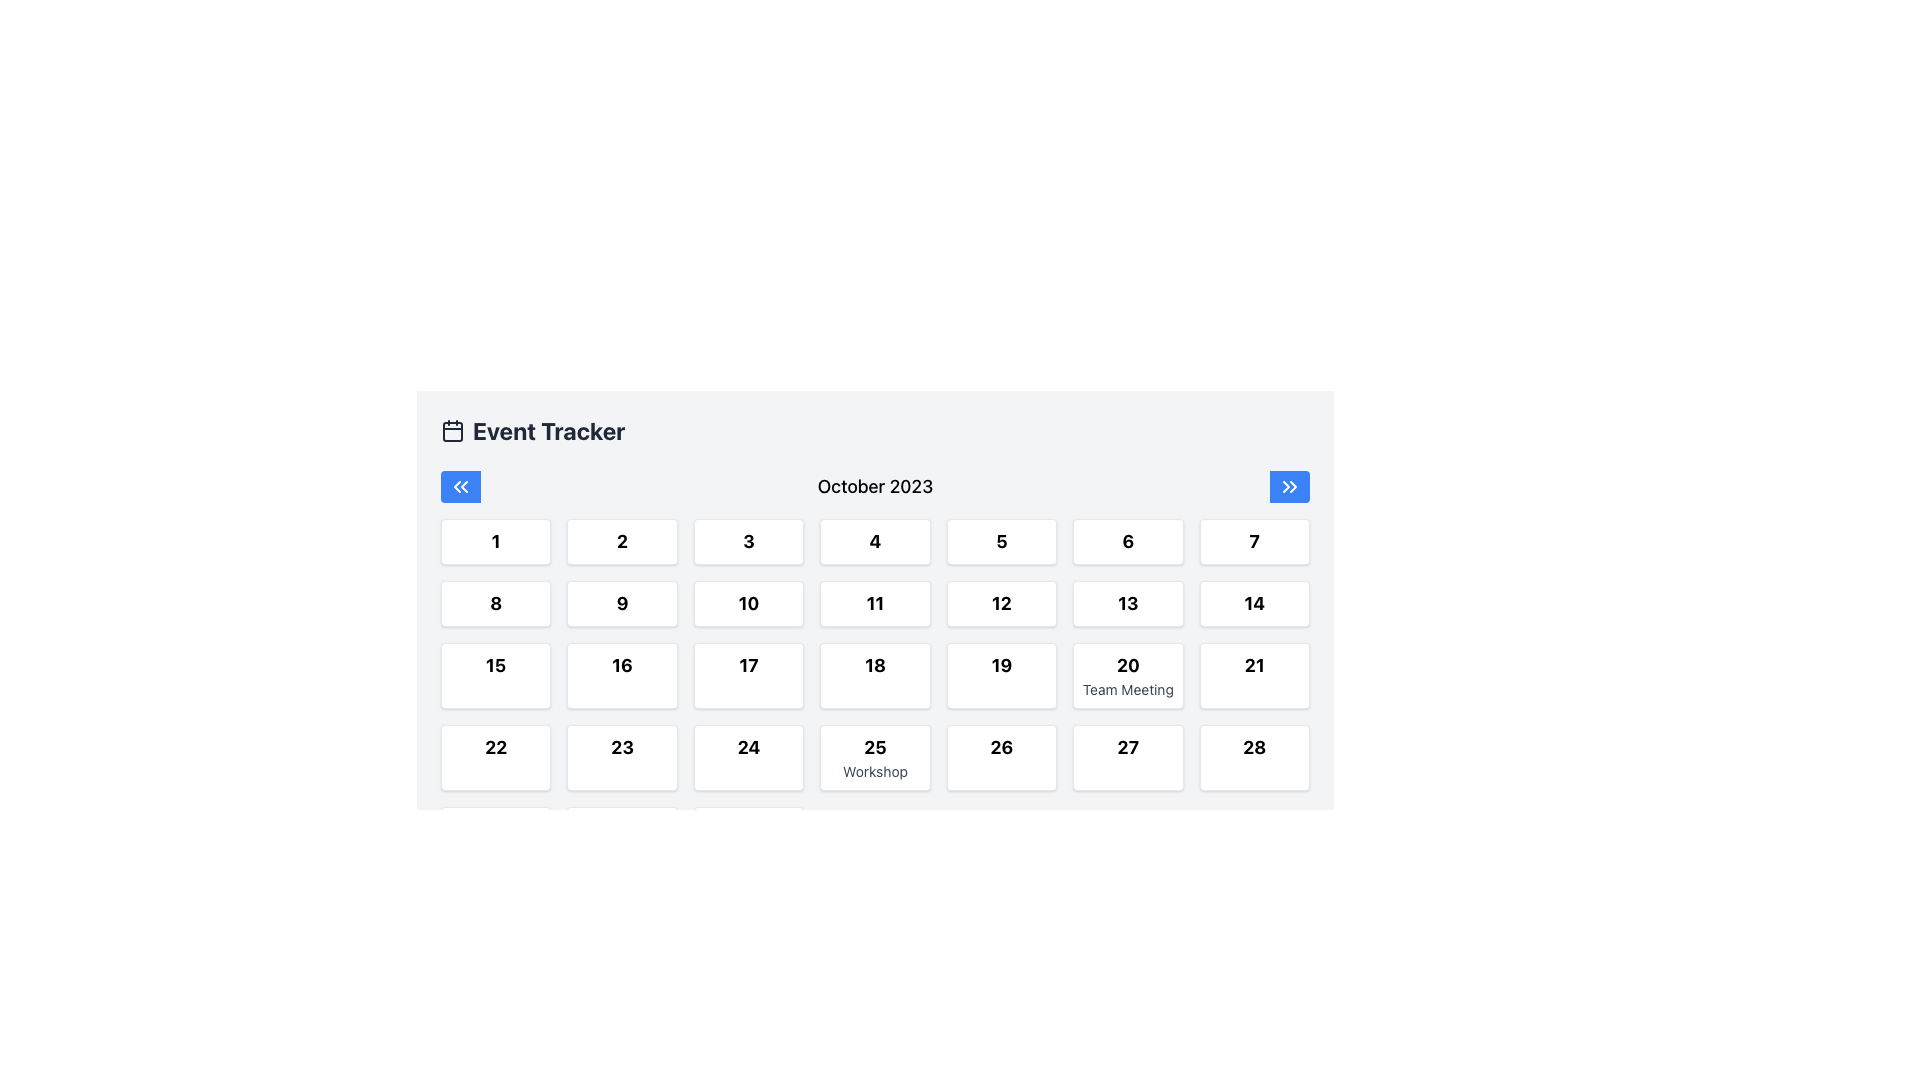  Describe the element at coordinates (459, 486) in the screenshot. I see `the navigation button located to the left of the current month and year display ('October 2023')` at that location.